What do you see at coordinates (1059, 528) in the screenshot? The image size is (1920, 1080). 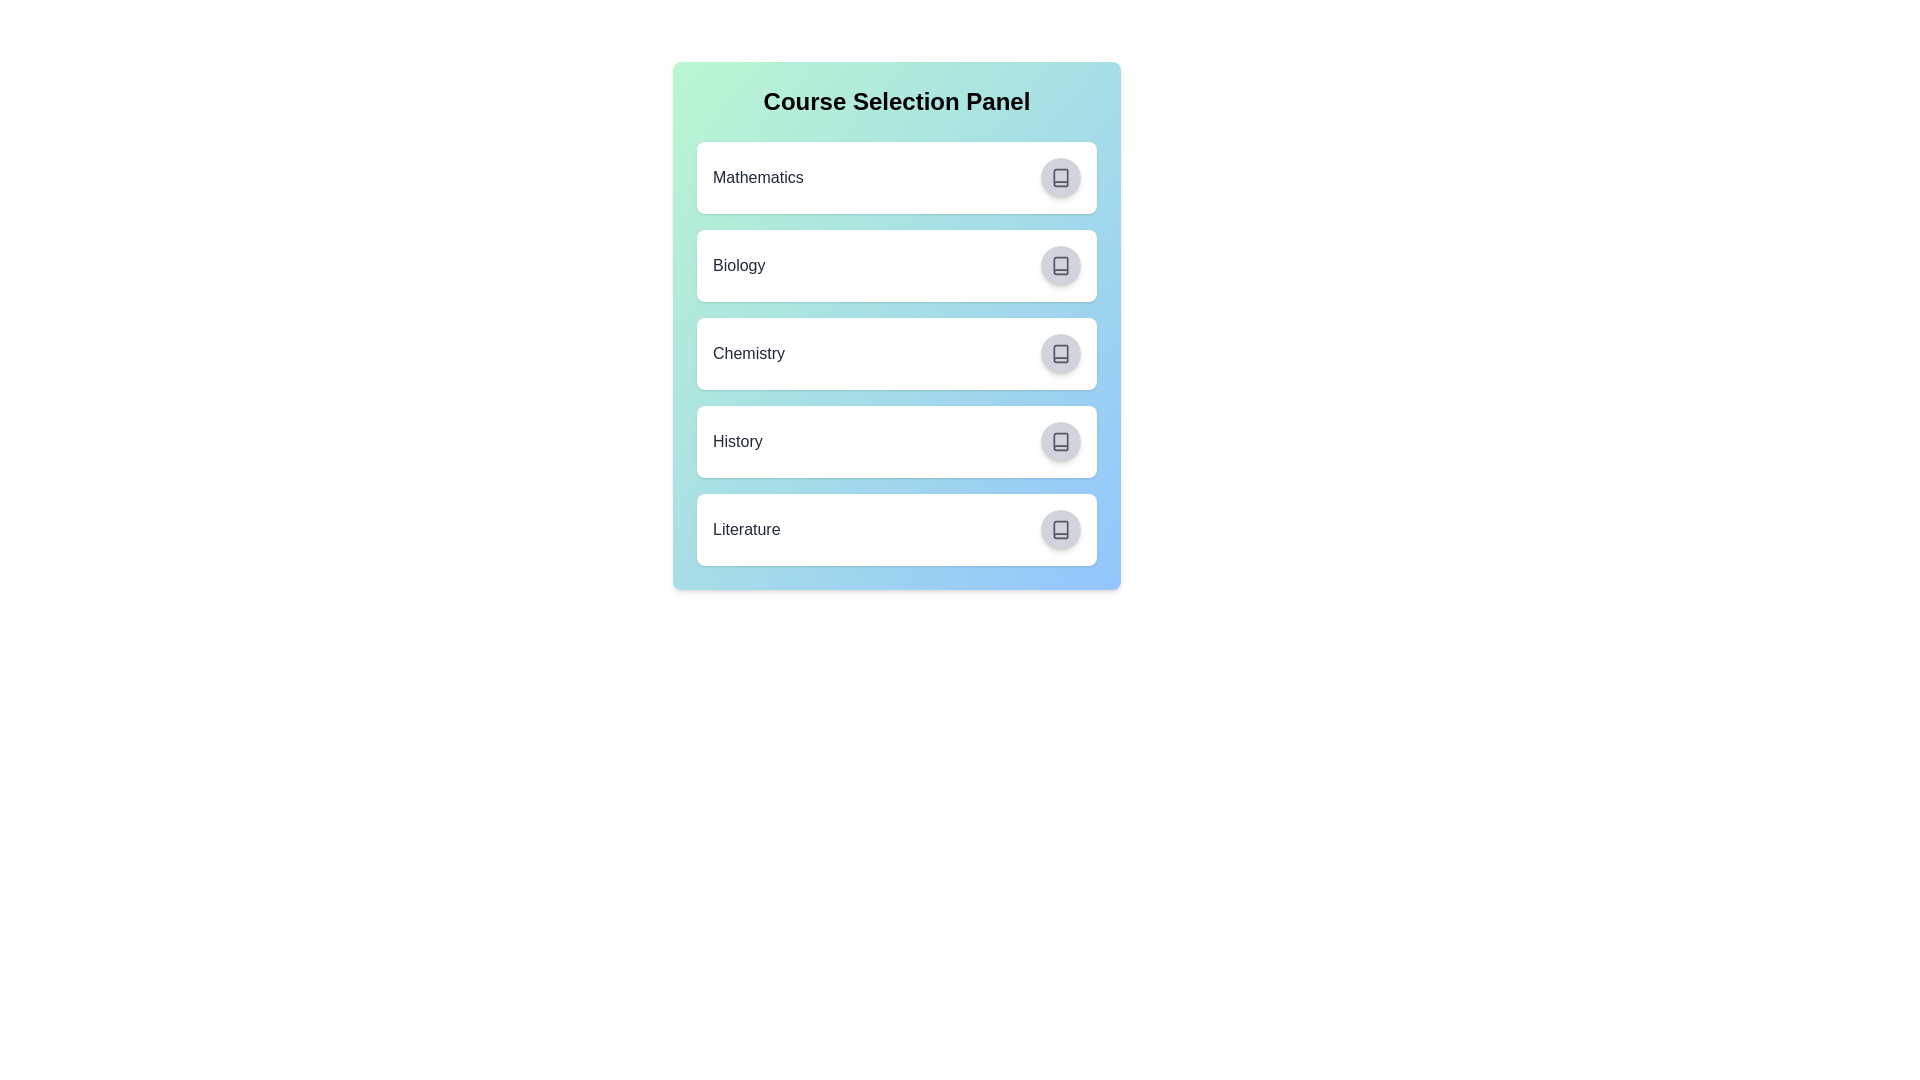 I see `the button corresponding to Literature` at bounding box center [1059, 528].